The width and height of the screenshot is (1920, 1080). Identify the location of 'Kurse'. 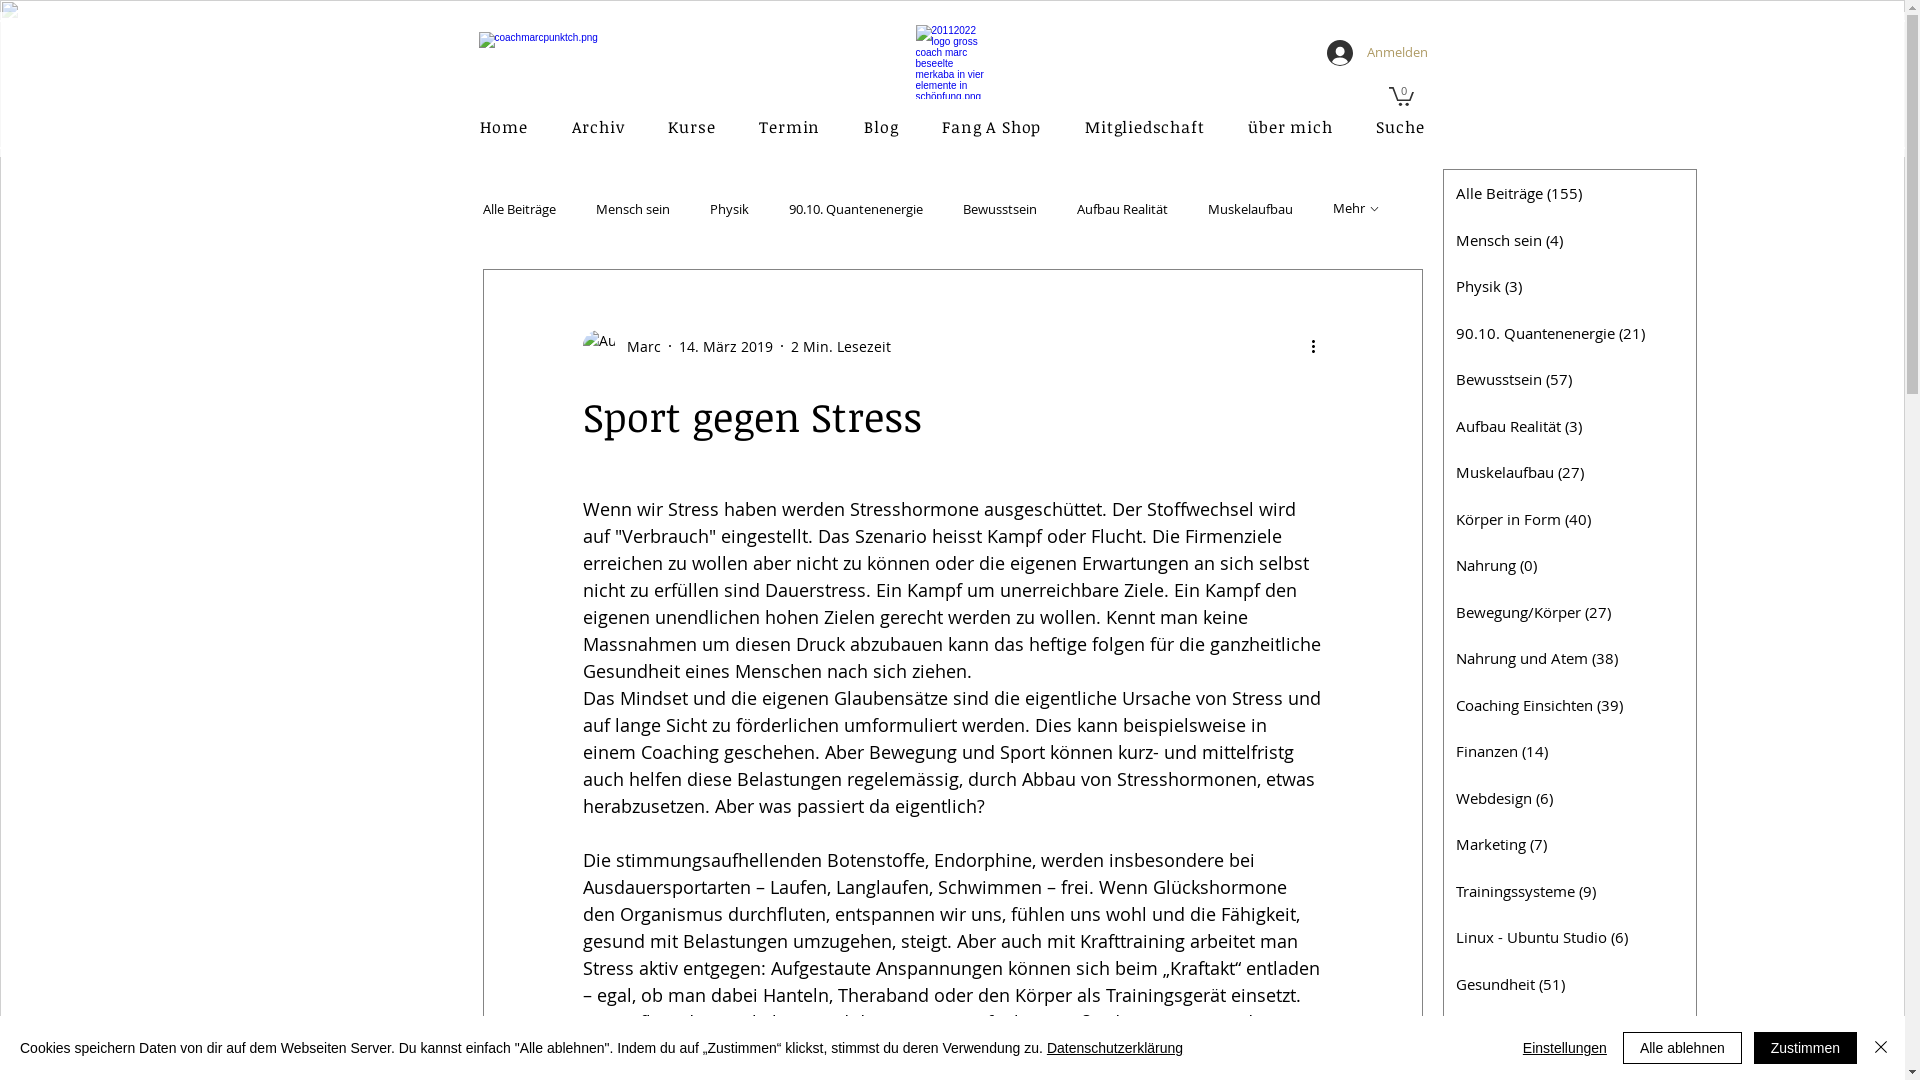
(691, 127).